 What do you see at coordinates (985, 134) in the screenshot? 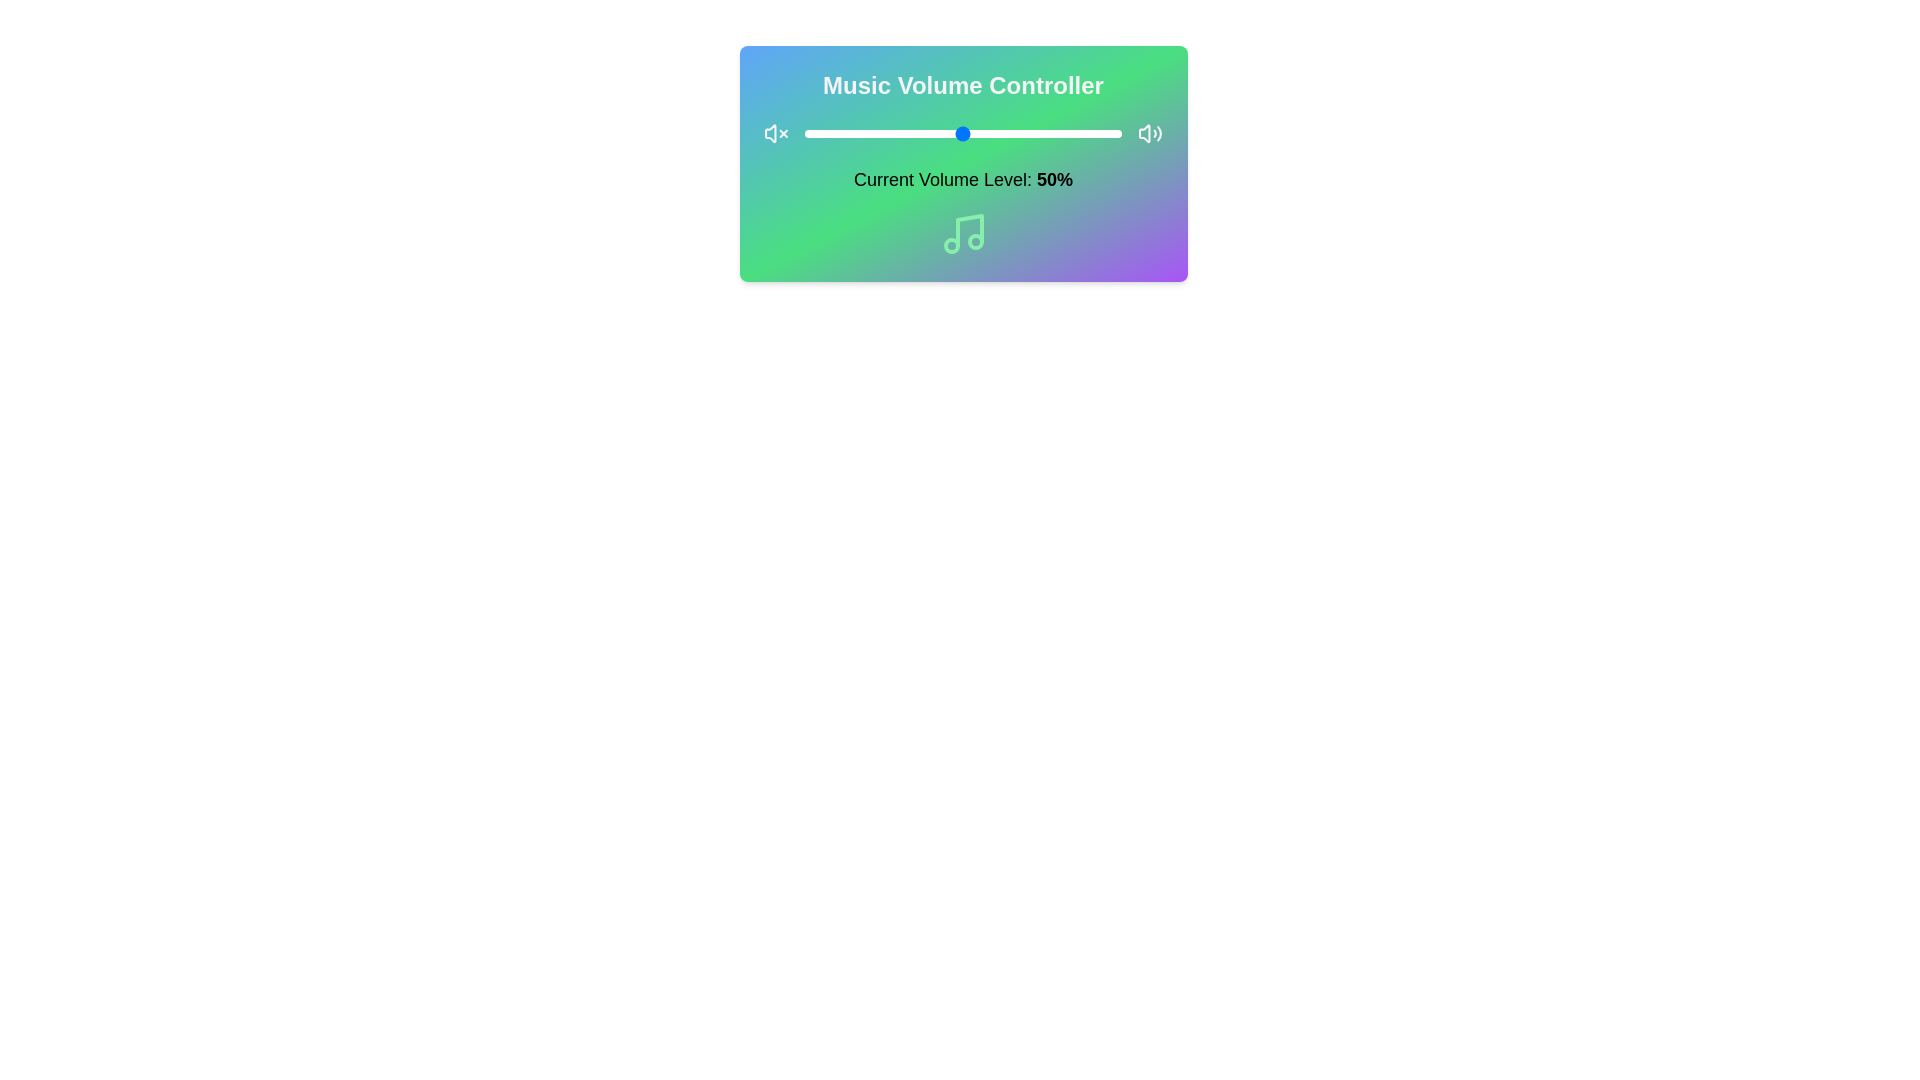
I see `the volume slider to 57%` at bounding box center [985, 134].